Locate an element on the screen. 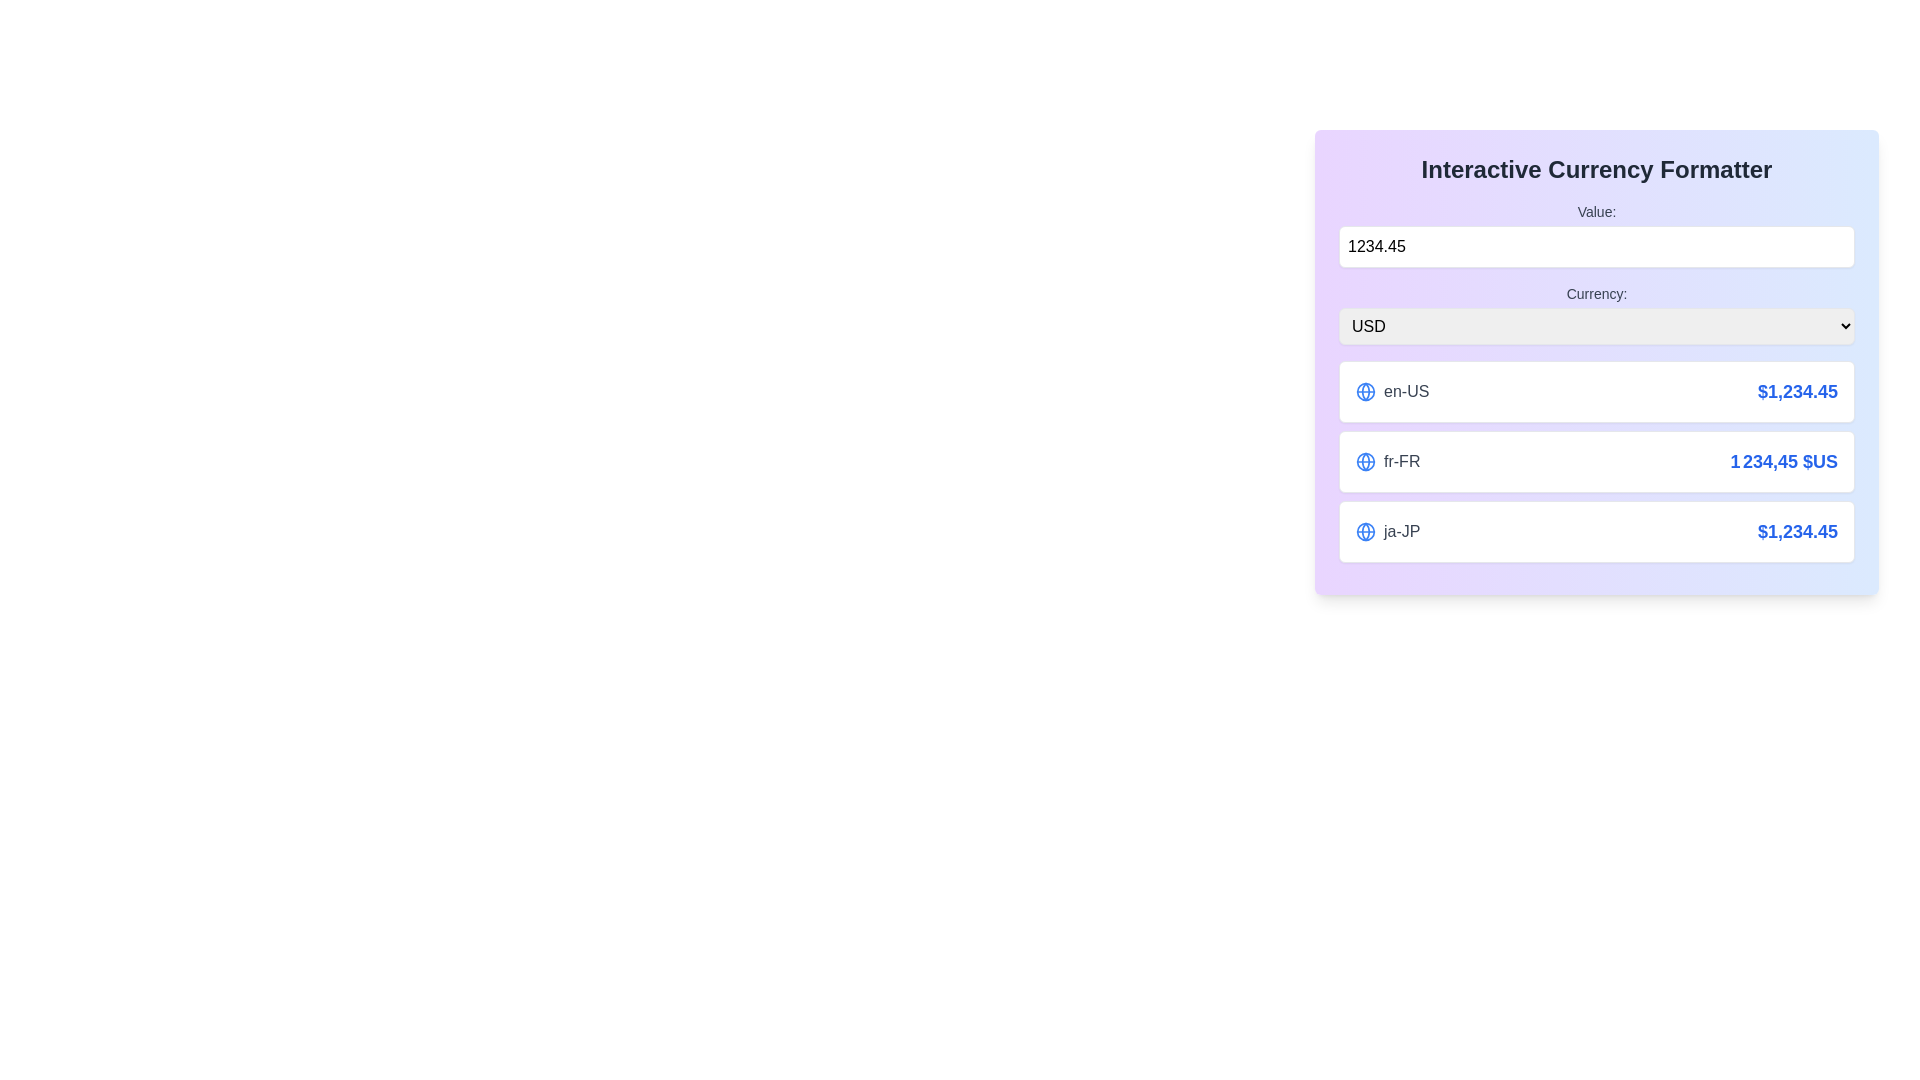  an option from the dropdown menu labeled 'Currency:' which currently shows 'USD' and is located within the 'Interactive Currency Formatter' widget is located at coordinates (1596, 313).